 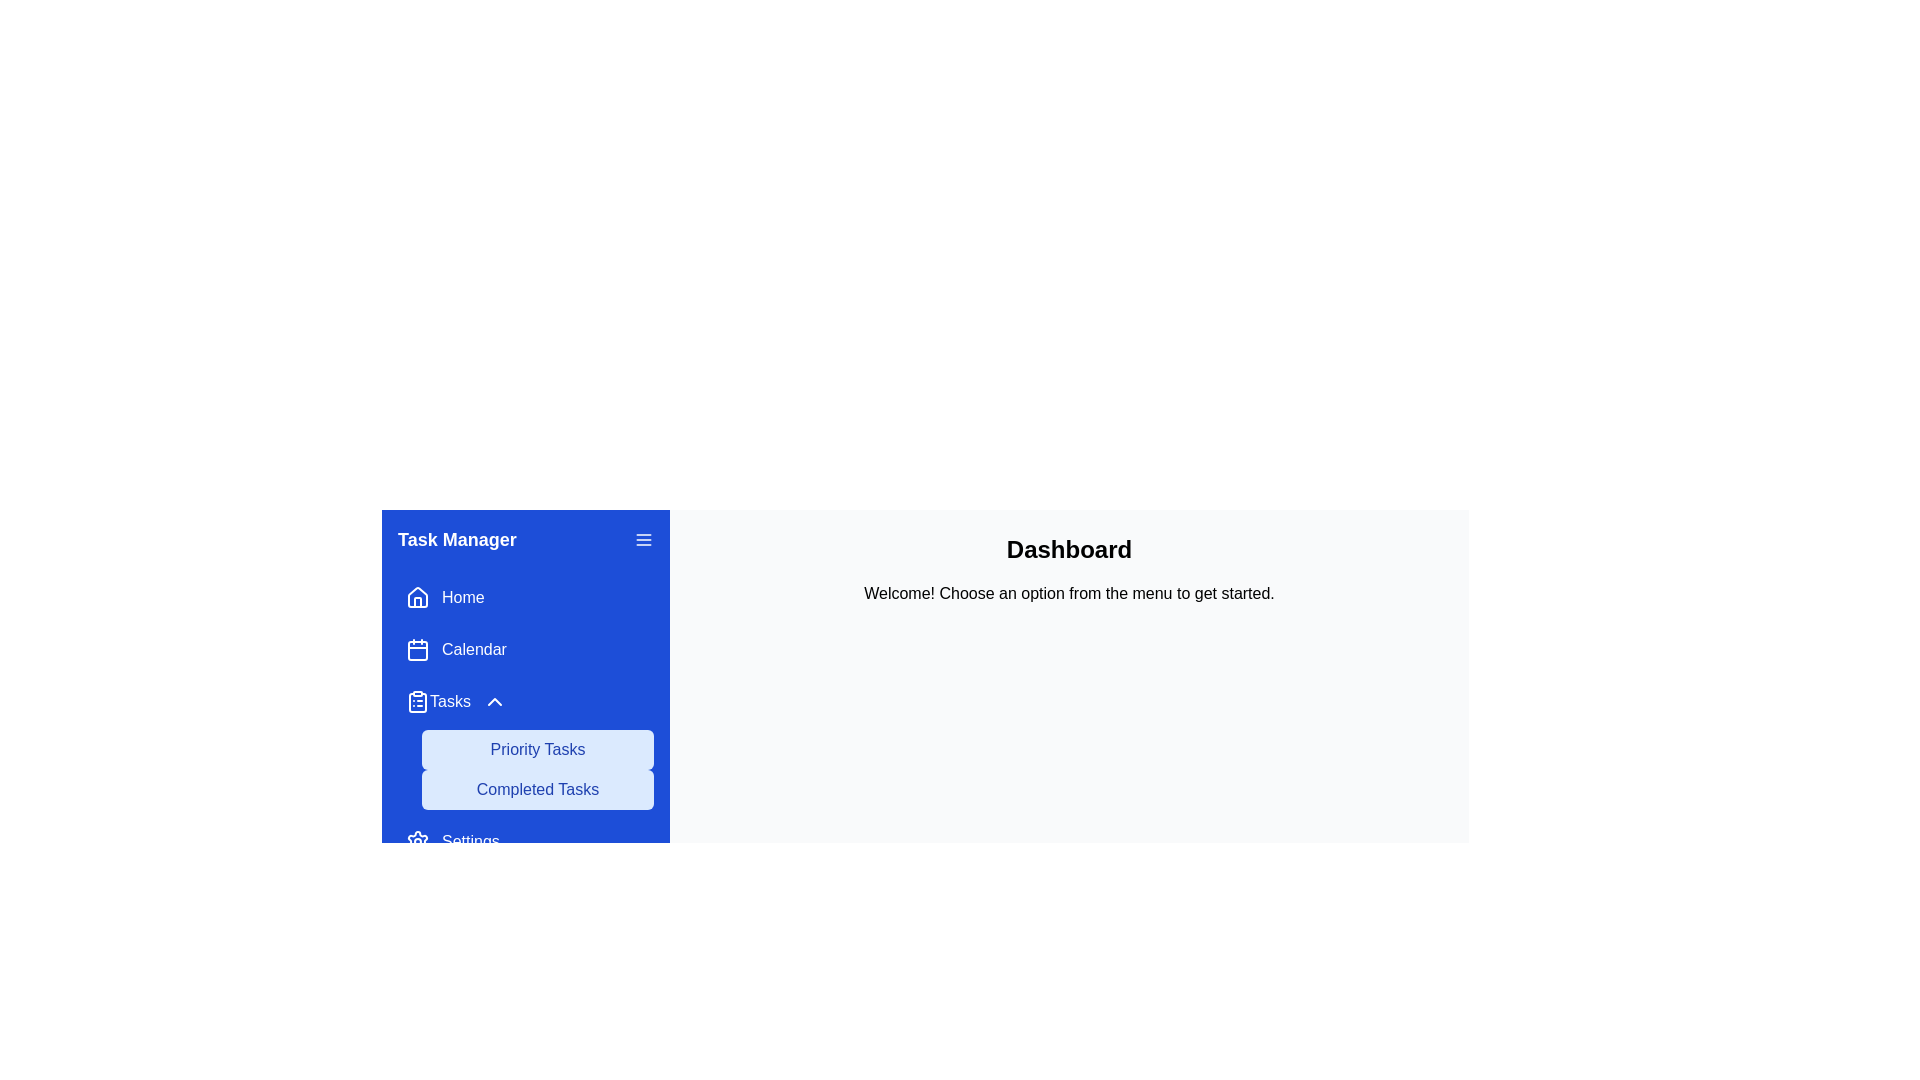 What do you see at coordinates (416, 650) in the screenshot?
I see `the calendar icon, which is the first icon on the left side of the 'Calendar' button in the sidebar navigation menu, positioned between the 'Home' and 'Tasks' options` at bounding box center [416, 650].